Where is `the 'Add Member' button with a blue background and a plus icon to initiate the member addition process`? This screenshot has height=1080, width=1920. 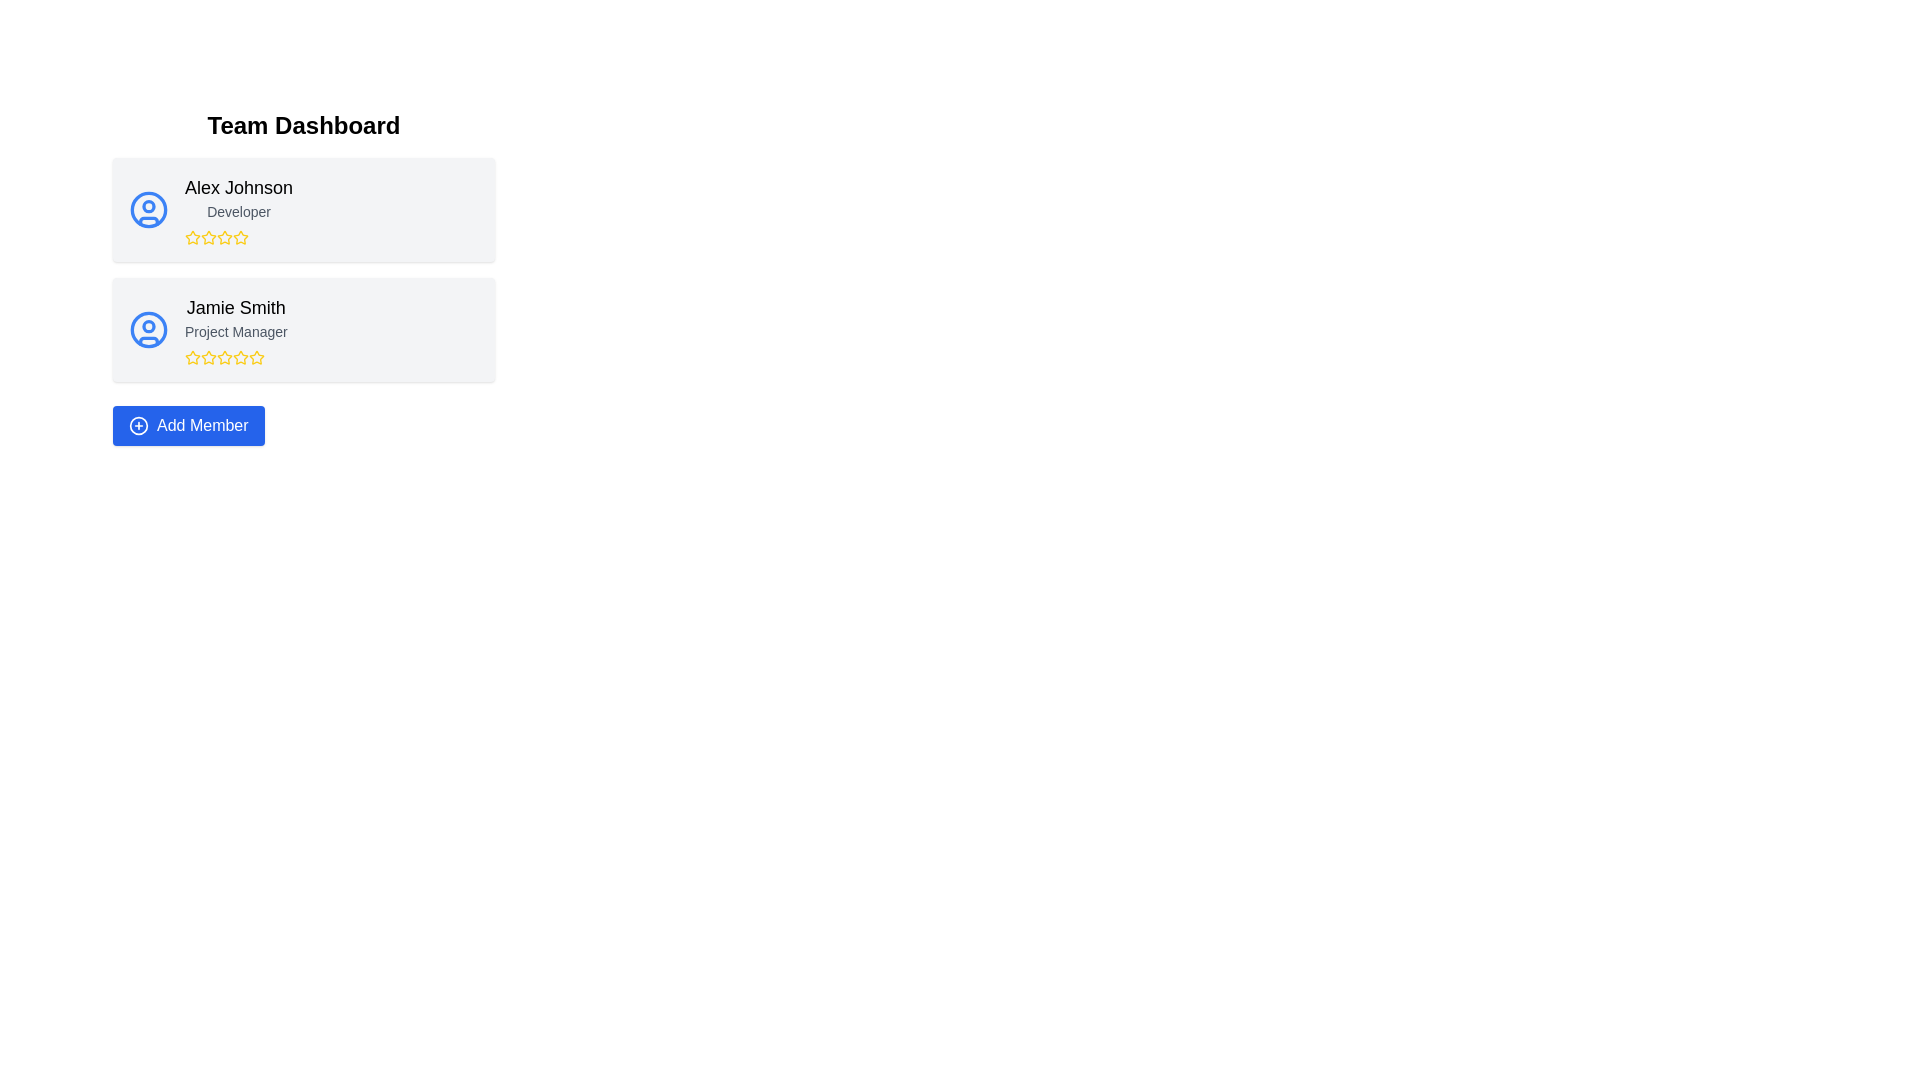
the 'Add Member' button with a blue background and a plus icon to initiate the member addition process is located at coordinates (188, 424).